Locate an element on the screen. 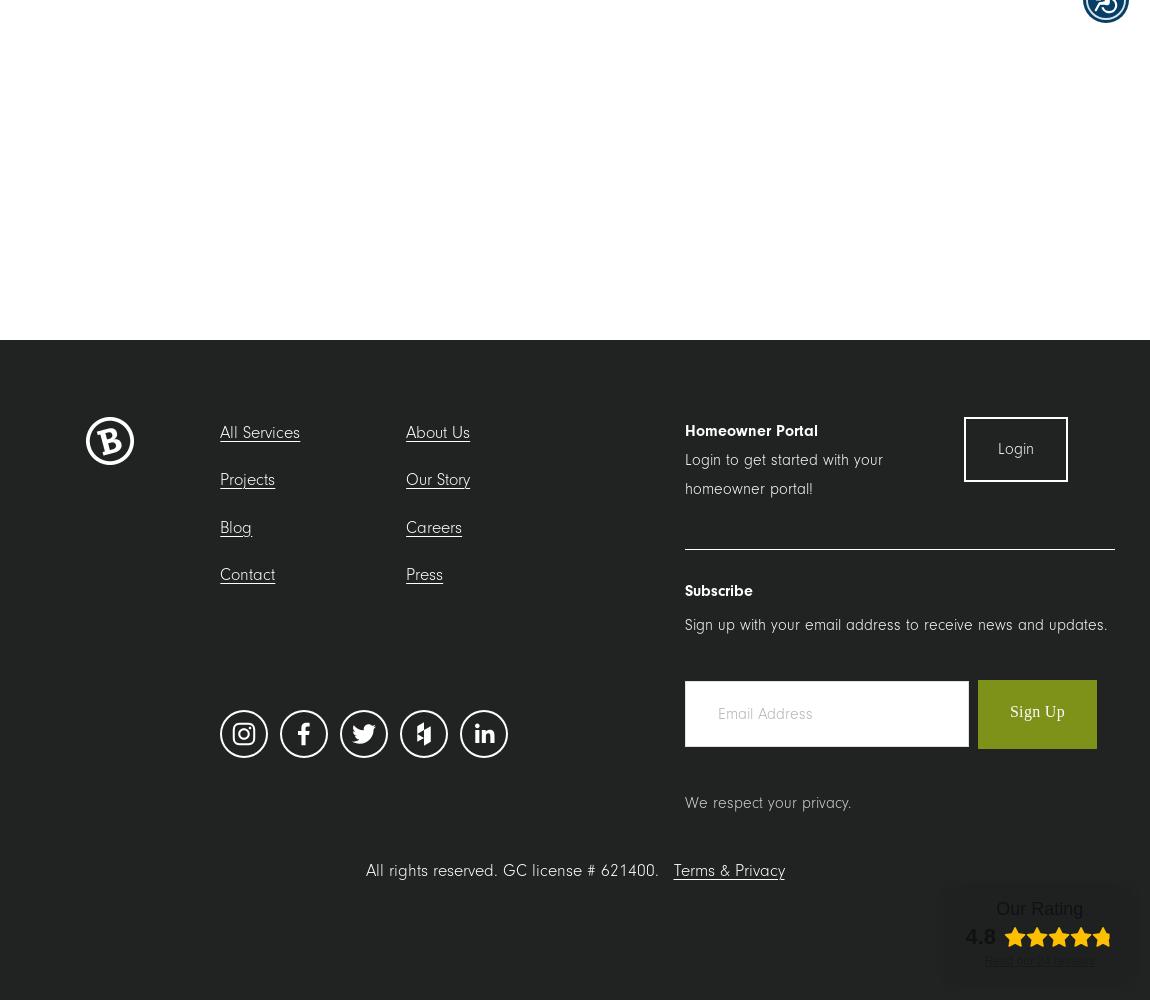  'Subscribe' is located at coordinates (716, 590).